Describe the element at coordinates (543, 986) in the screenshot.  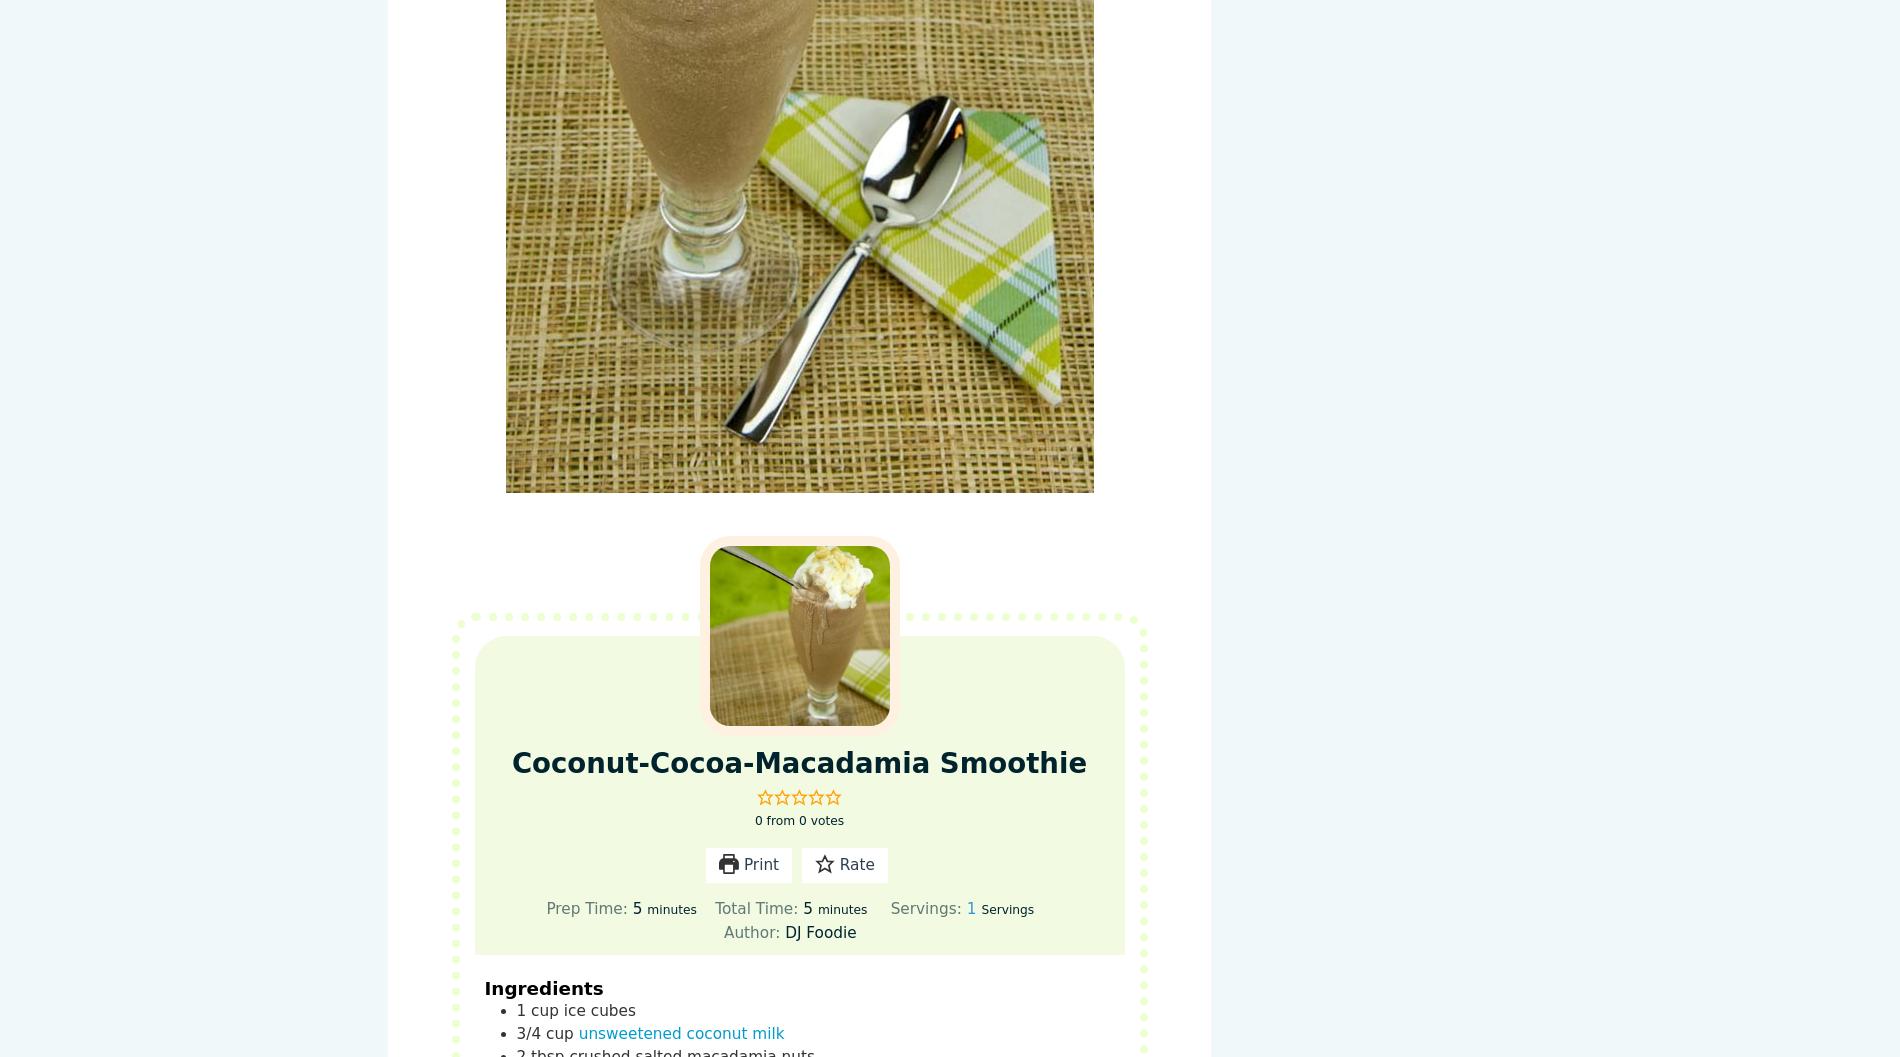
I see `'Ingredients'` at that location.